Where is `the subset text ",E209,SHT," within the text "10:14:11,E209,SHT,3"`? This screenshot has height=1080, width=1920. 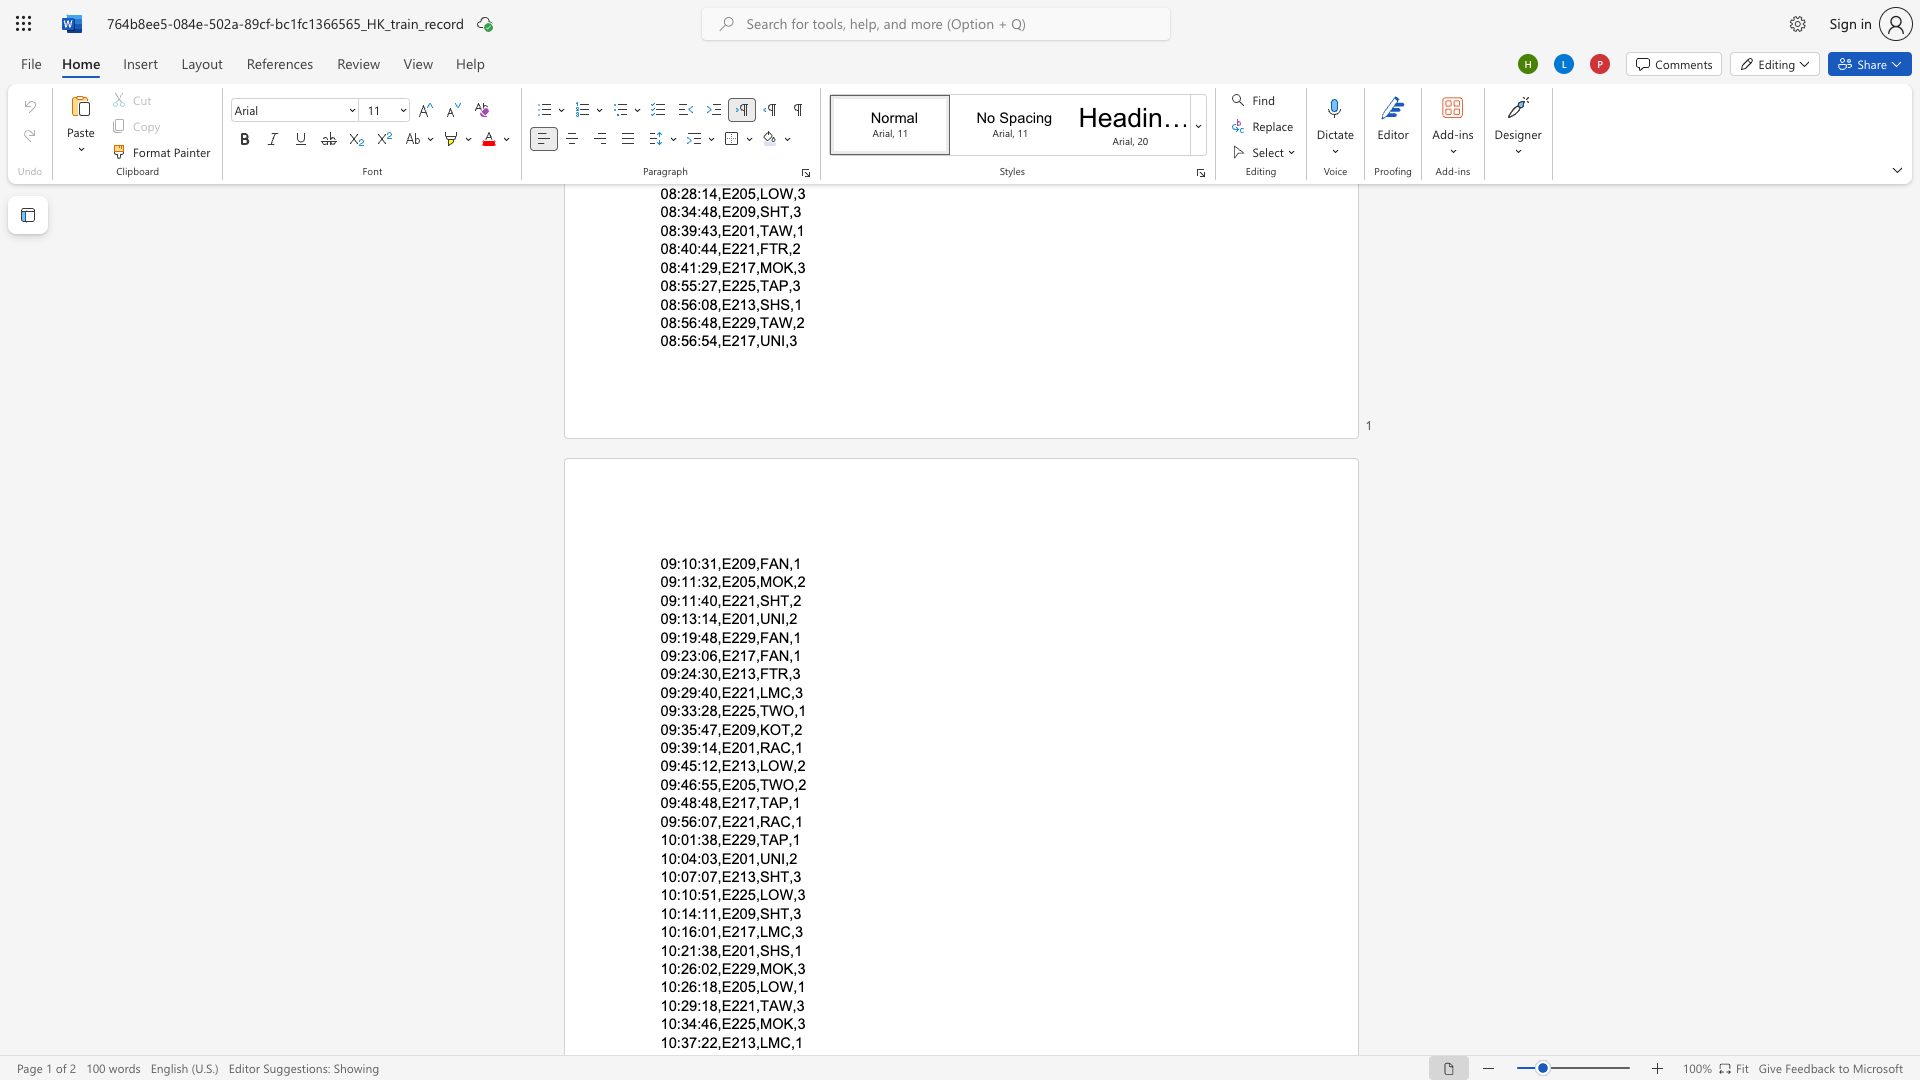
the subset text ",E209,SHT," within the text "10:14:11,E209,SHT,3" is located at coordinates (717, 913).